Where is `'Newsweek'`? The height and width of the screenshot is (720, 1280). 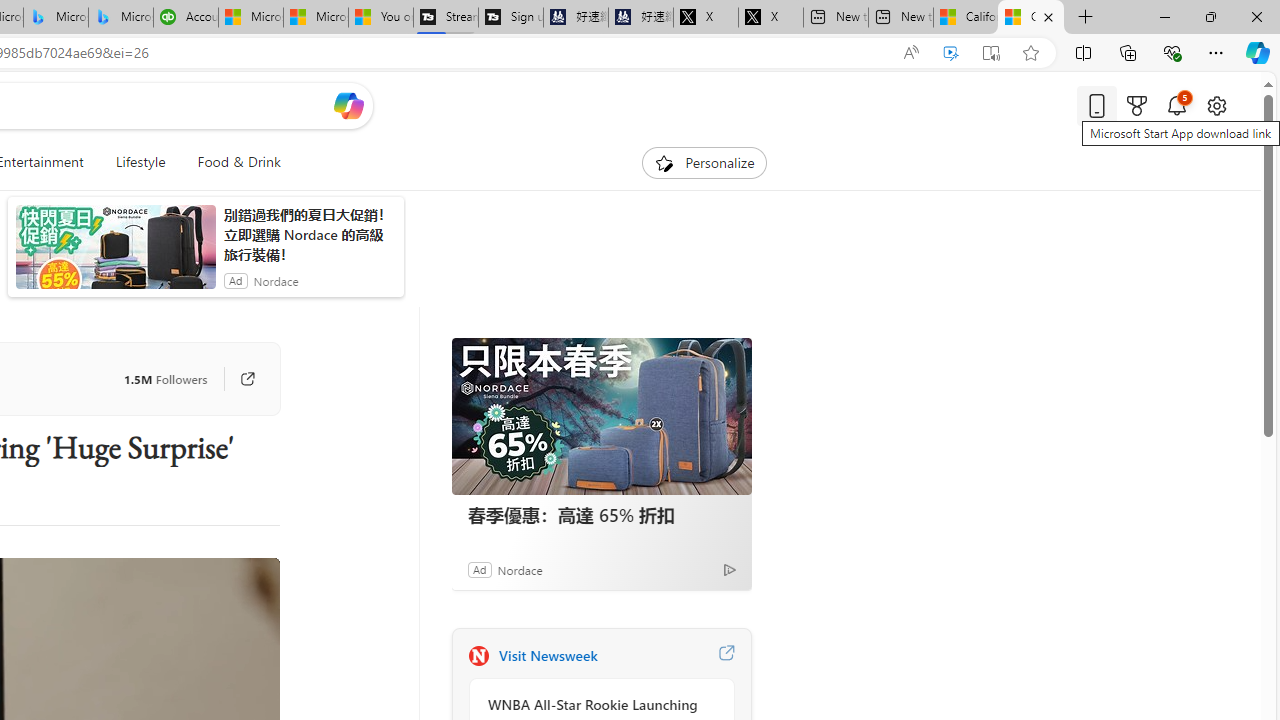
'Newsweek' is located at coordinates (477, 655).